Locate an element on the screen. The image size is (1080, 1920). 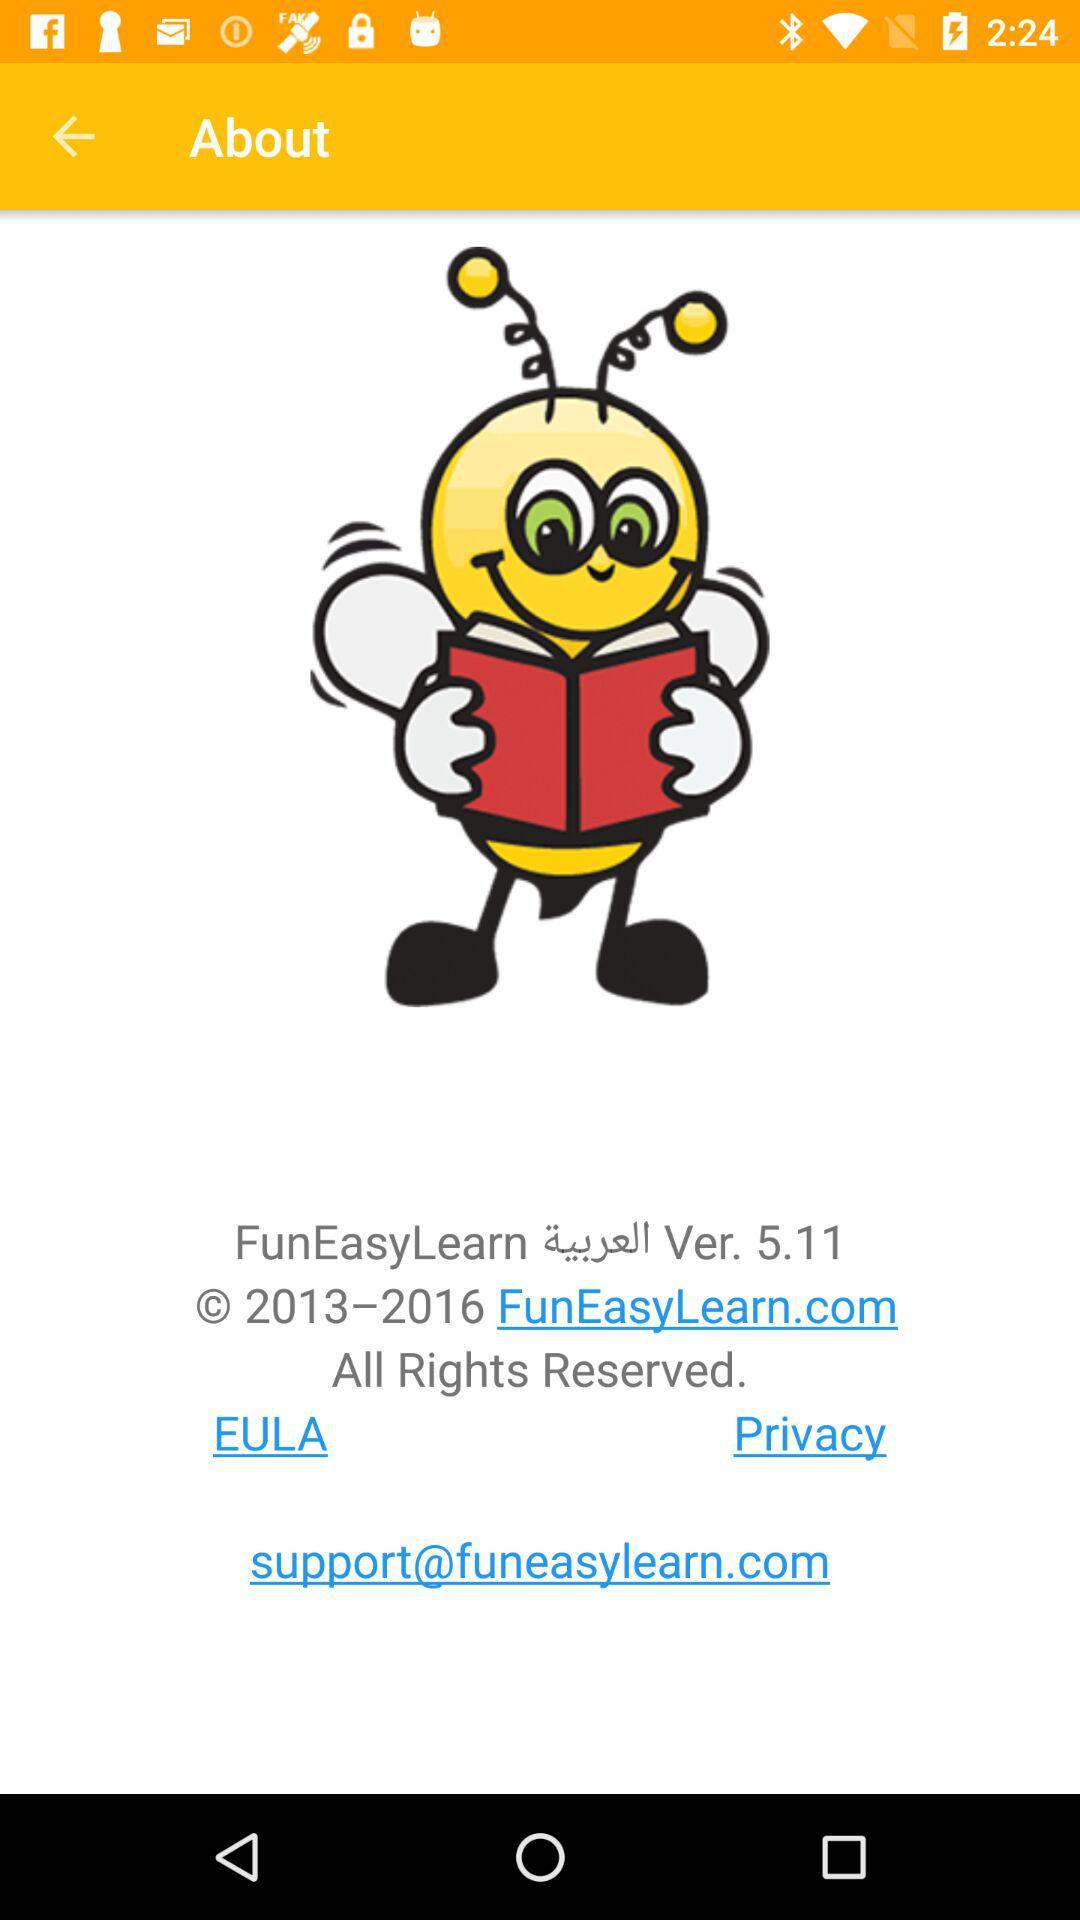
icon to the left of the privacy is located at coordinates (270, 1431).